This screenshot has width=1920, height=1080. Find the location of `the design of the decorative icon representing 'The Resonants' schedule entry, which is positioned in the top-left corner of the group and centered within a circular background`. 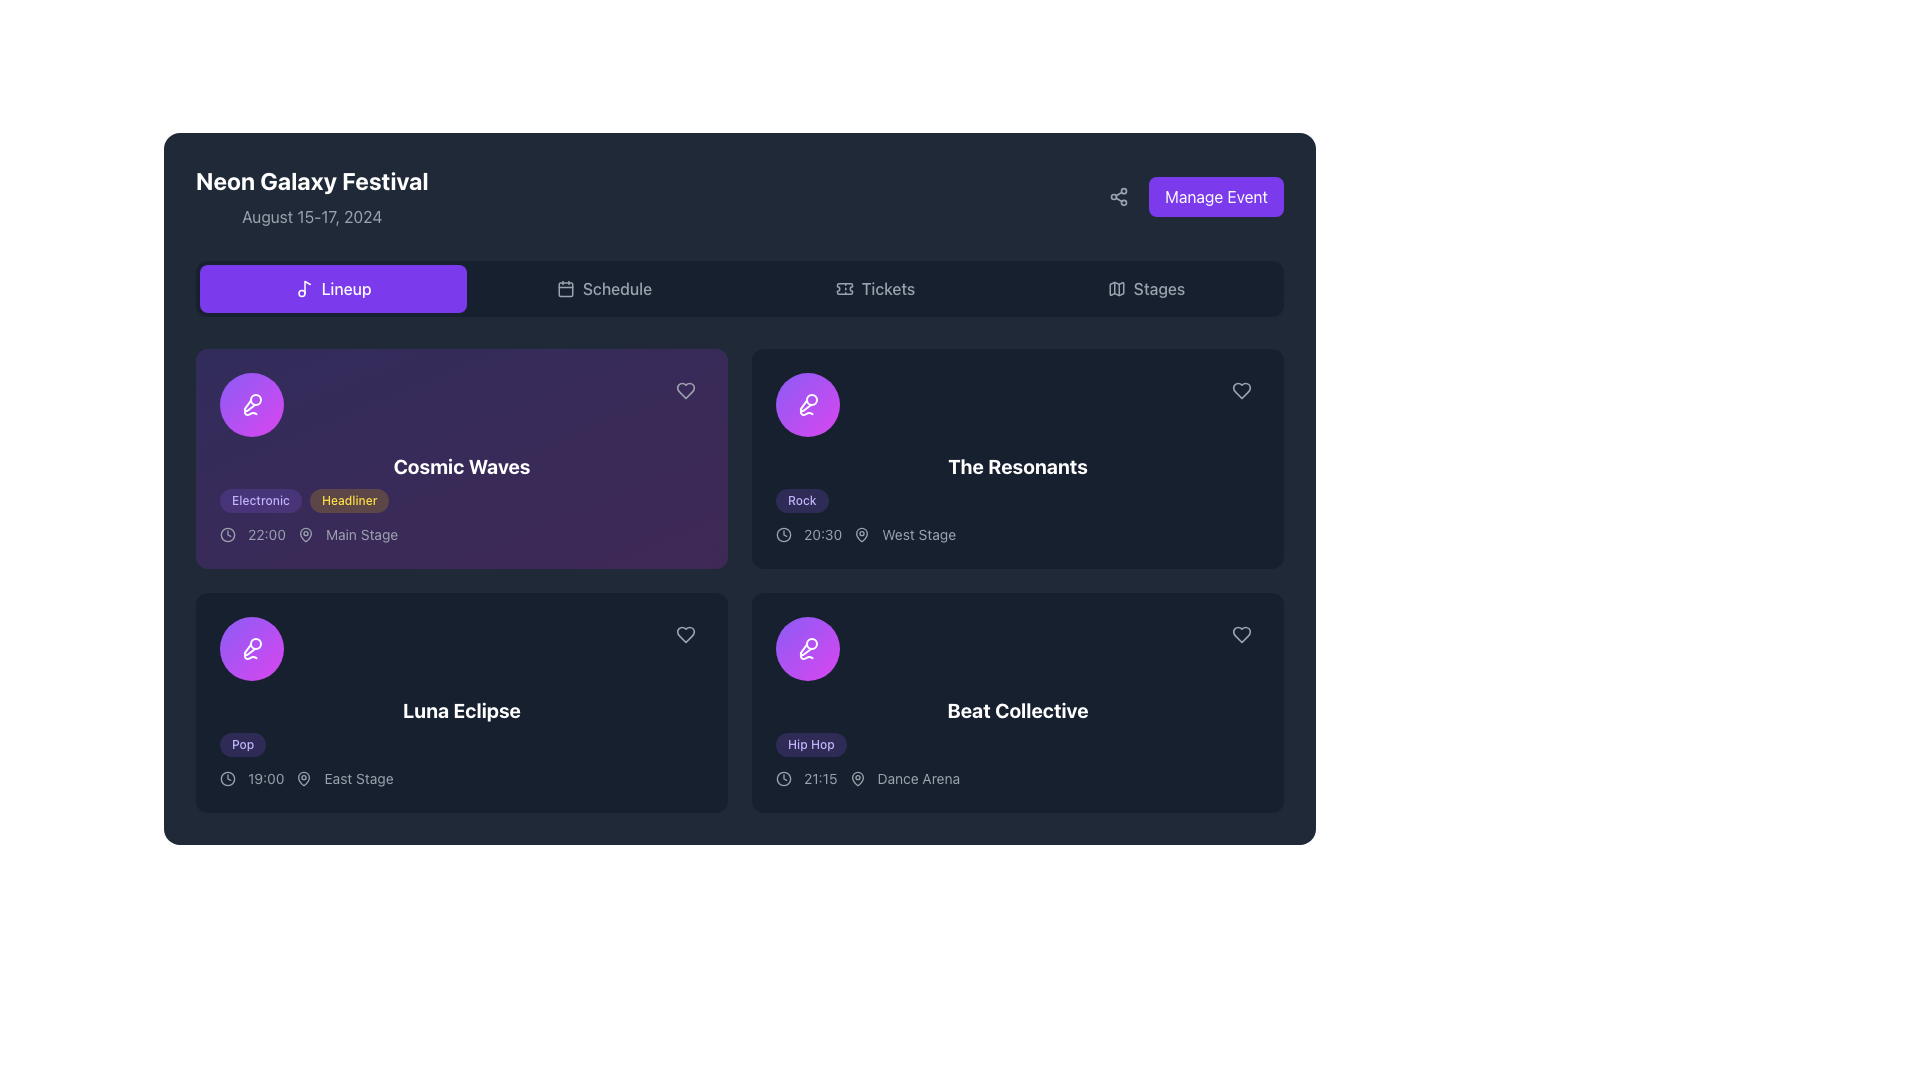

the design of the decorative icon representing 'The Resonants' schedule entry, which is positioned in the top-left corner of the group and centered within a circular background is located at coordinates (807, 648).